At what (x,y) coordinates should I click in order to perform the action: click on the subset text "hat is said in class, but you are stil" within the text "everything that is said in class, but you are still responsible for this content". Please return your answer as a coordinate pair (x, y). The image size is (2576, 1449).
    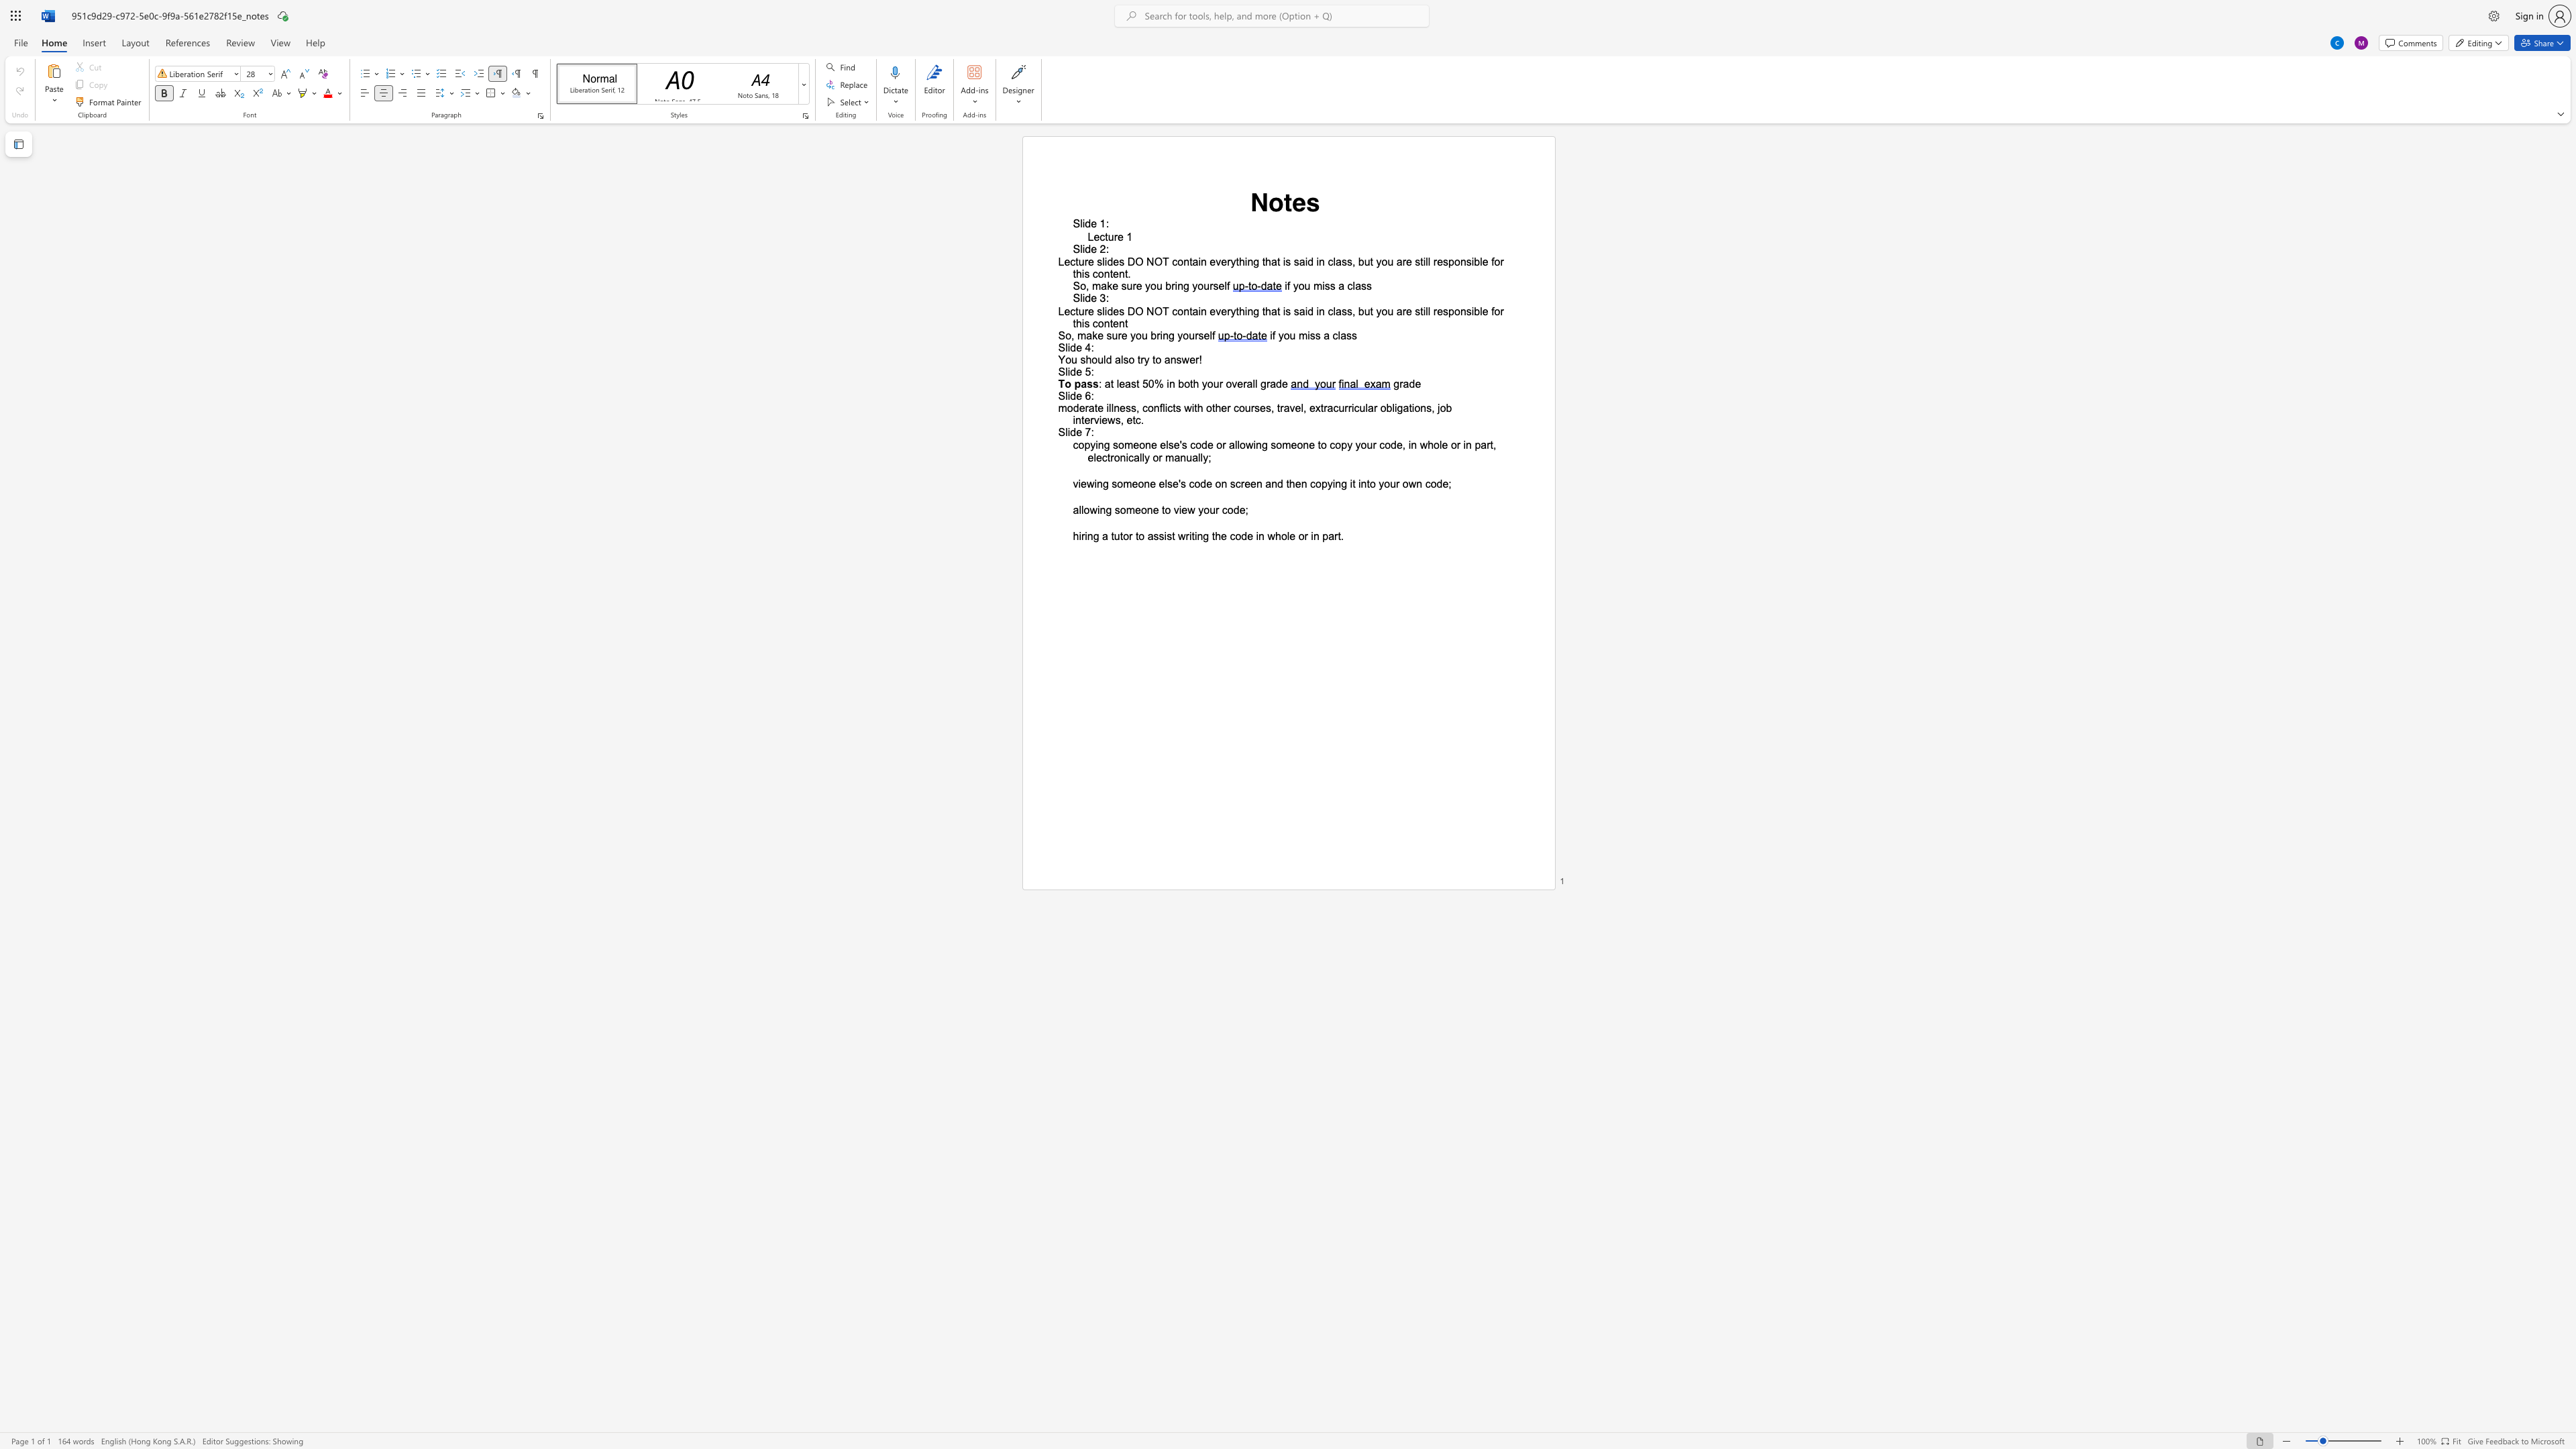
    Looking at the image, I should click on (1264, 311).